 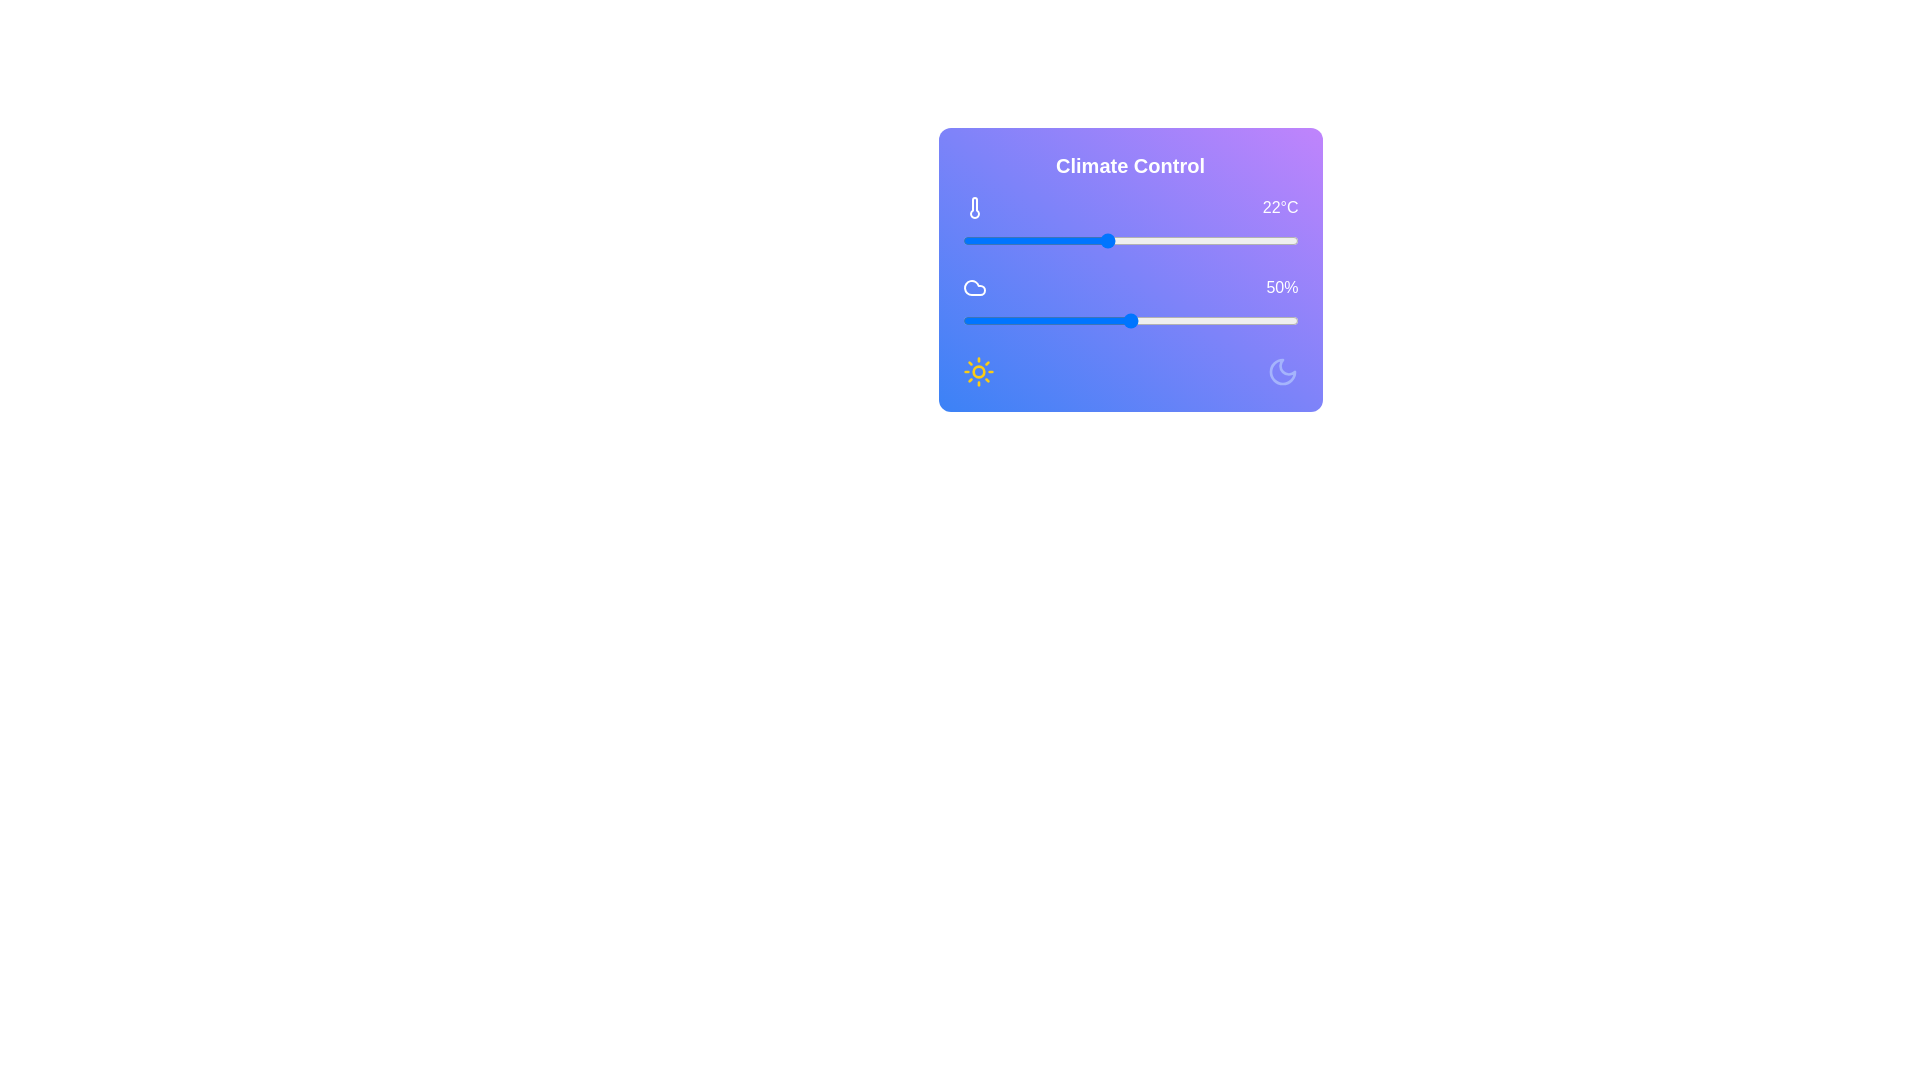 I want to click on the slider, so click(x=1230, y=319).